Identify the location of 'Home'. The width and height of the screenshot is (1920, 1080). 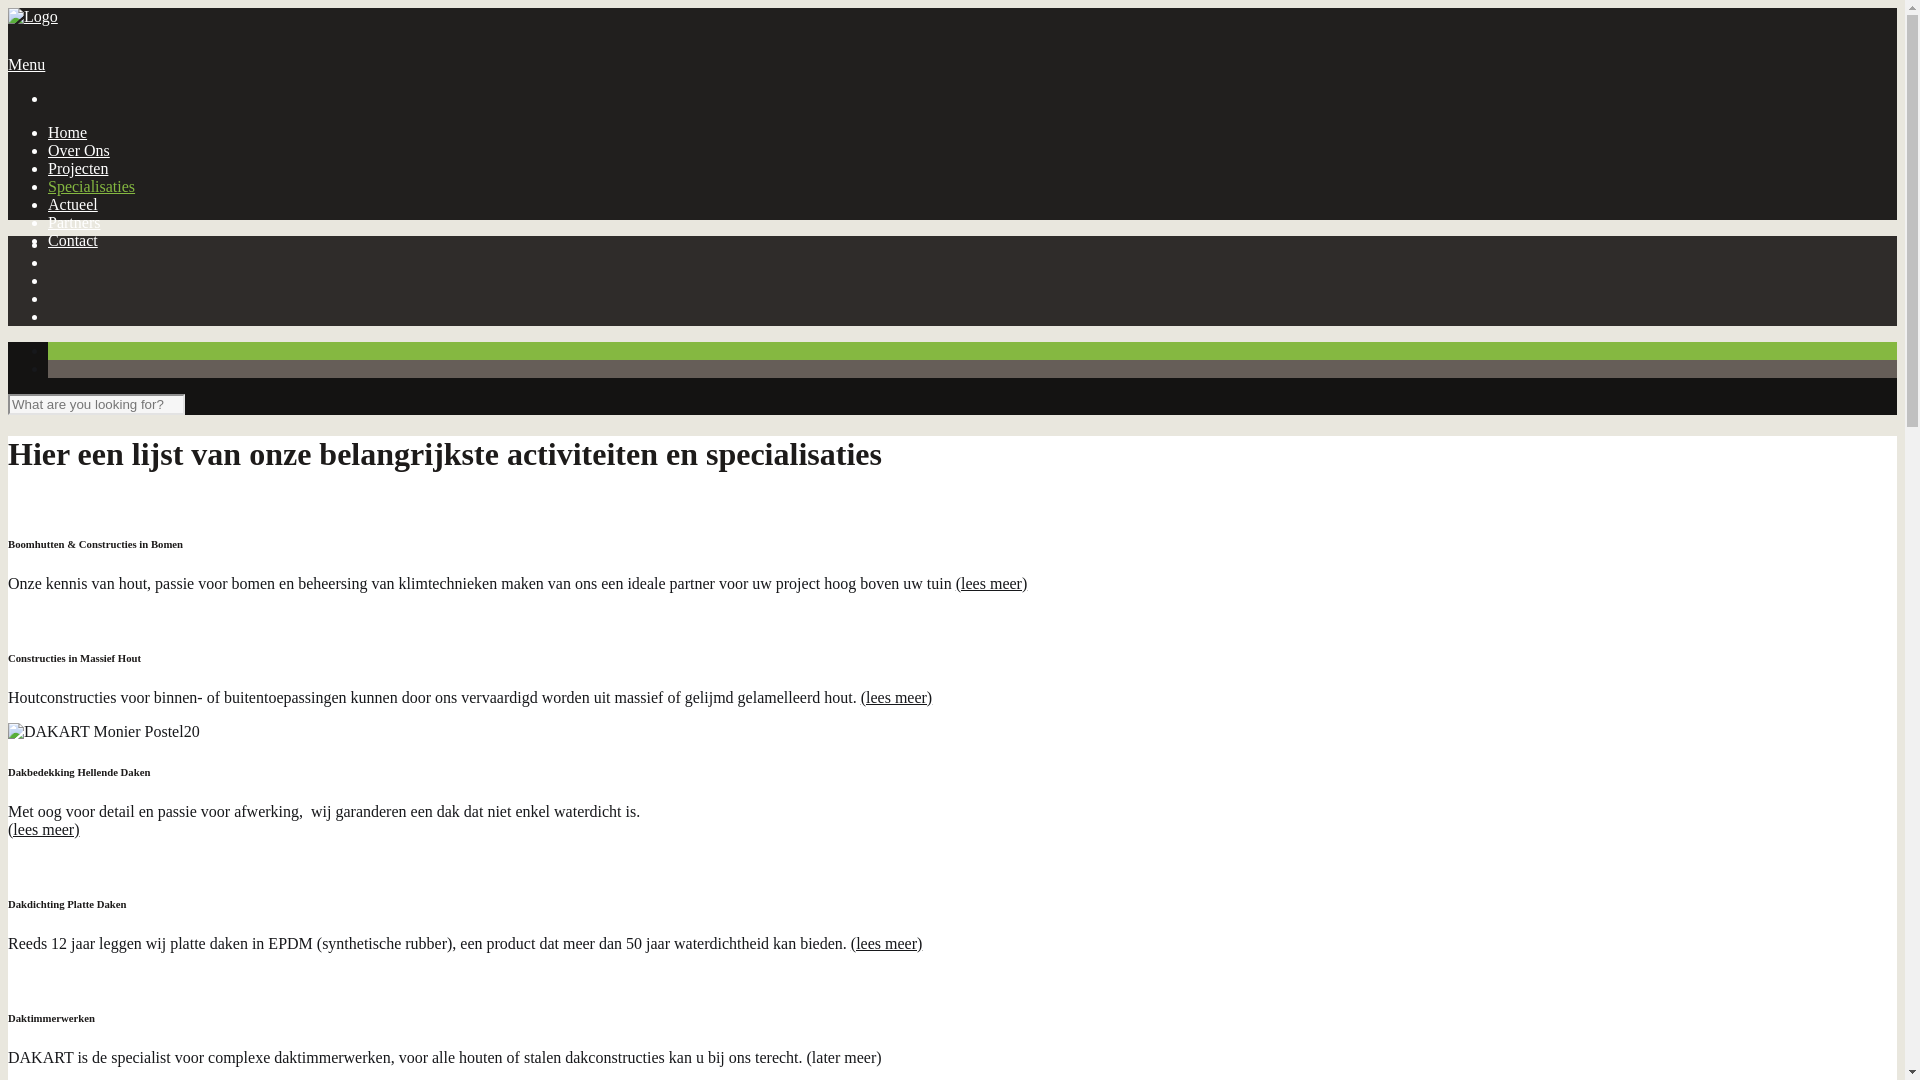
(67, 132).